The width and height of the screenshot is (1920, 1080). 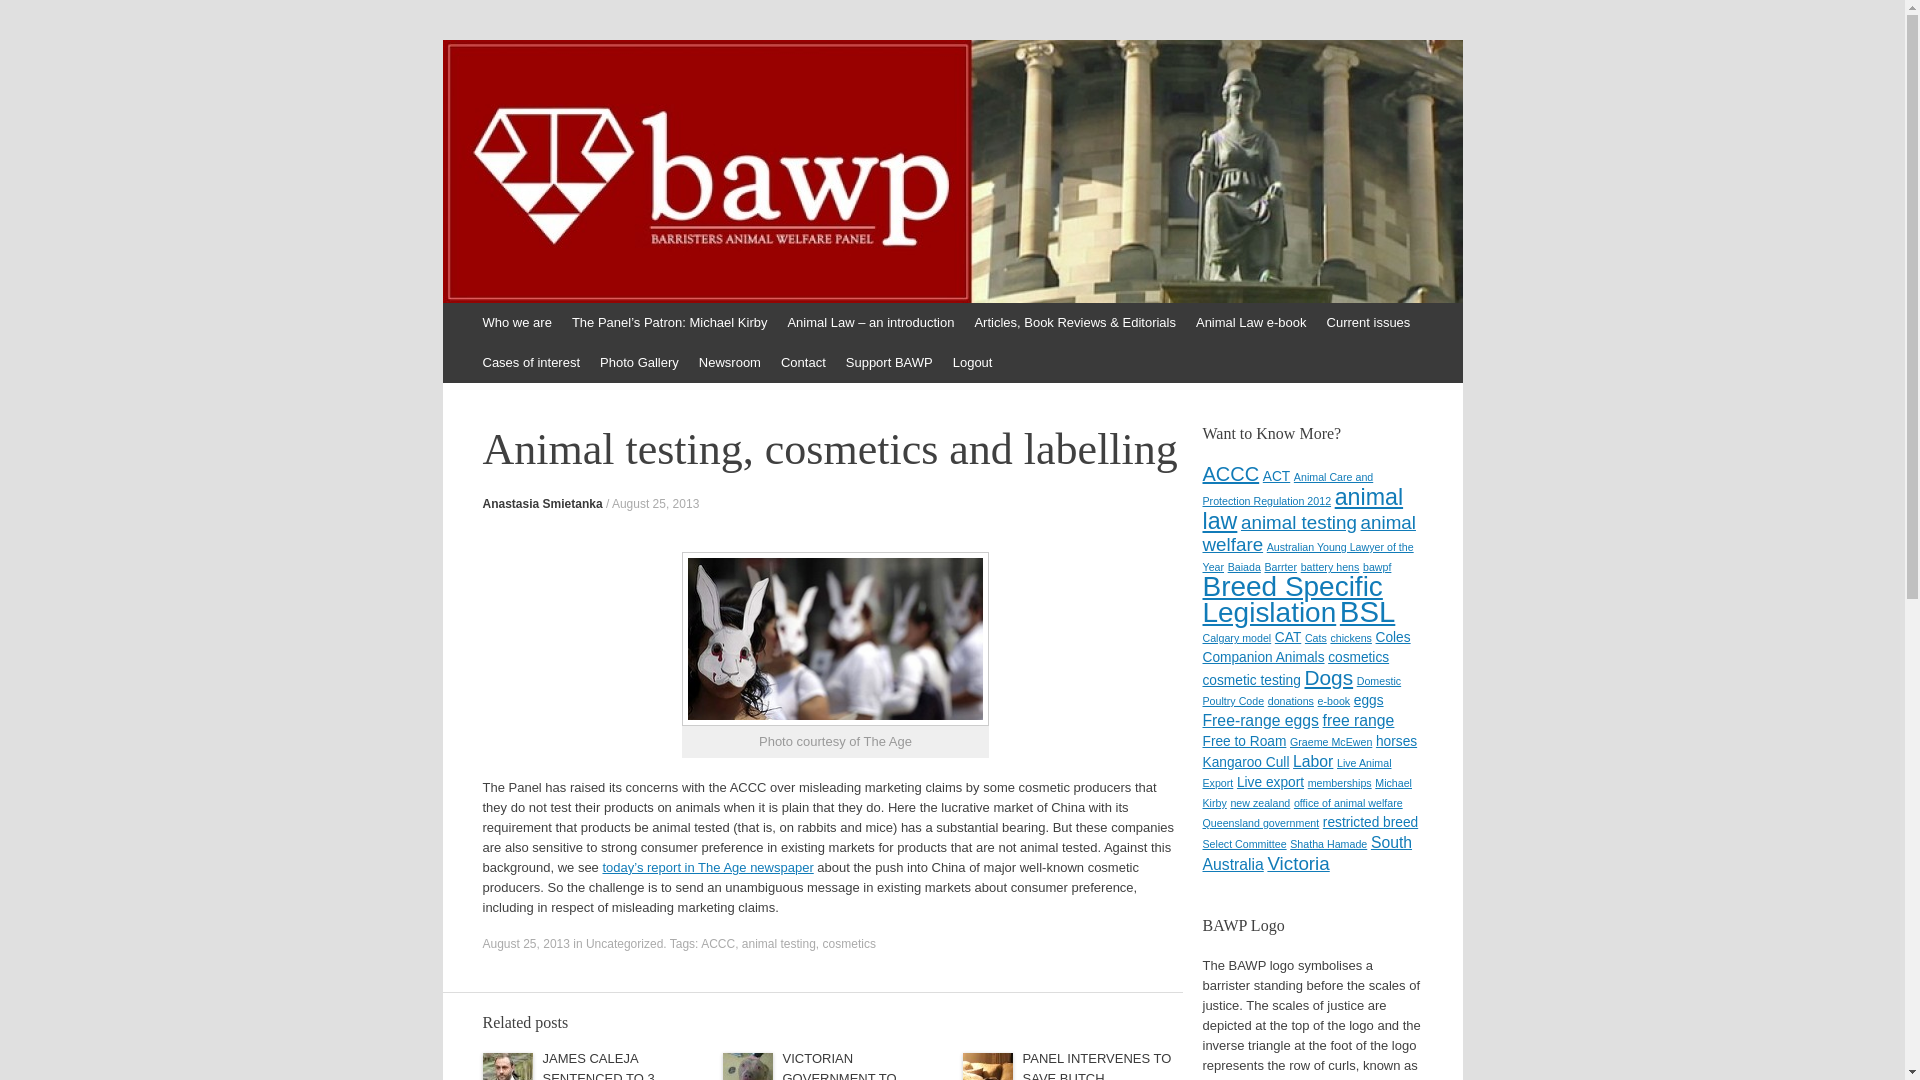 What do you see at coordinates (1200, 762) in the screenshot?
I see `'Kangaroo Cull'` at bounding box center [1200, 762].